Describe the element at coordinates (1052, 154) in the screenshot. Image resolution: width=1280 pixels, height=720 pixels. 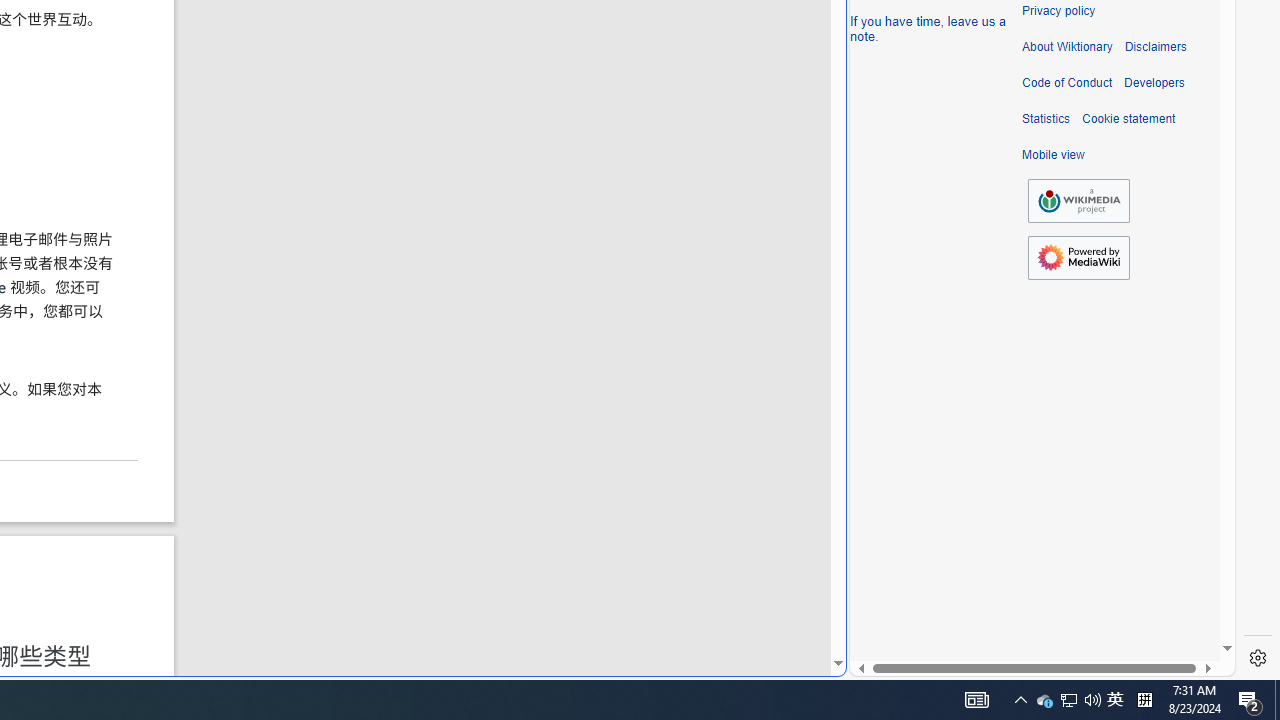
I see `'Mobile view'` at that location.